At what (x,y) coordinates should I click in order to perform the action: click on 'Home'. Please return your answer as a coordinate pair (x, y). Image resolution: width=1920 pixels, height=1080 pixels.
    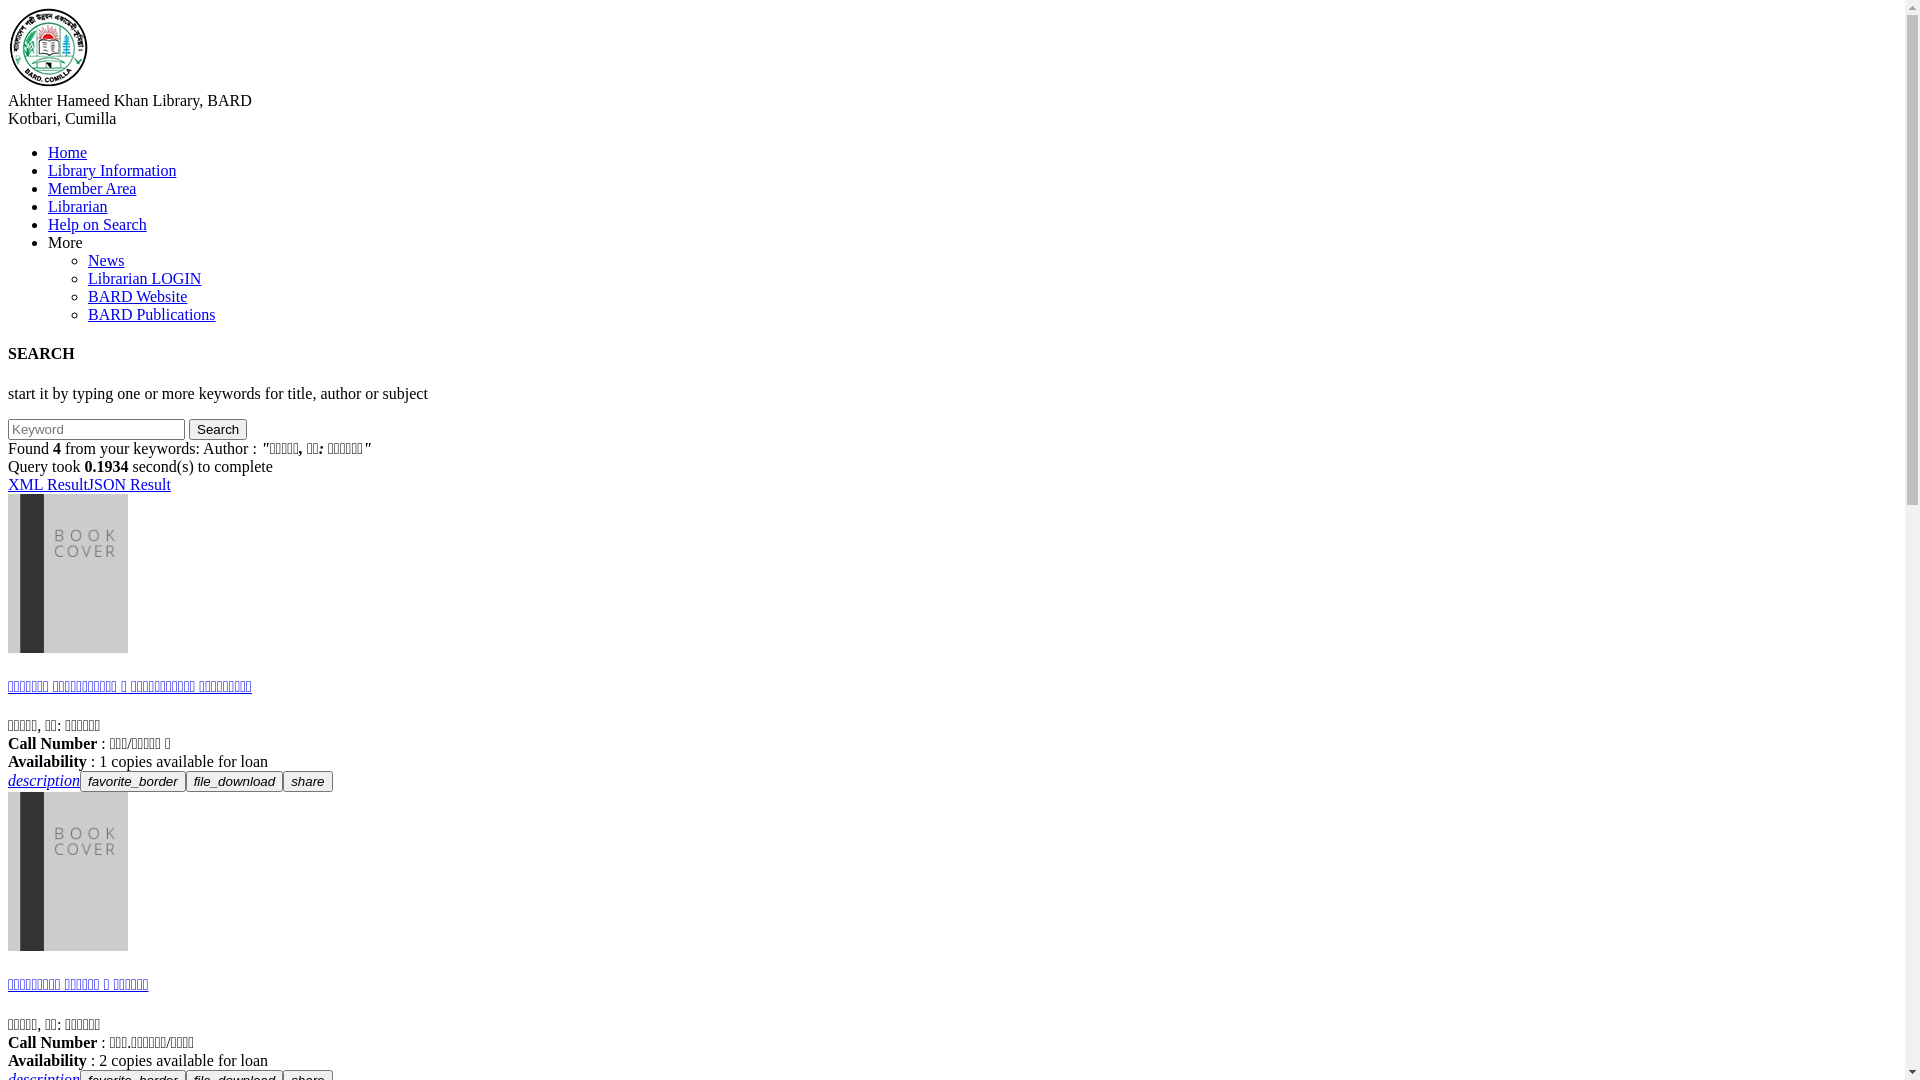
    Looking at the image, I should click on (67, 151).